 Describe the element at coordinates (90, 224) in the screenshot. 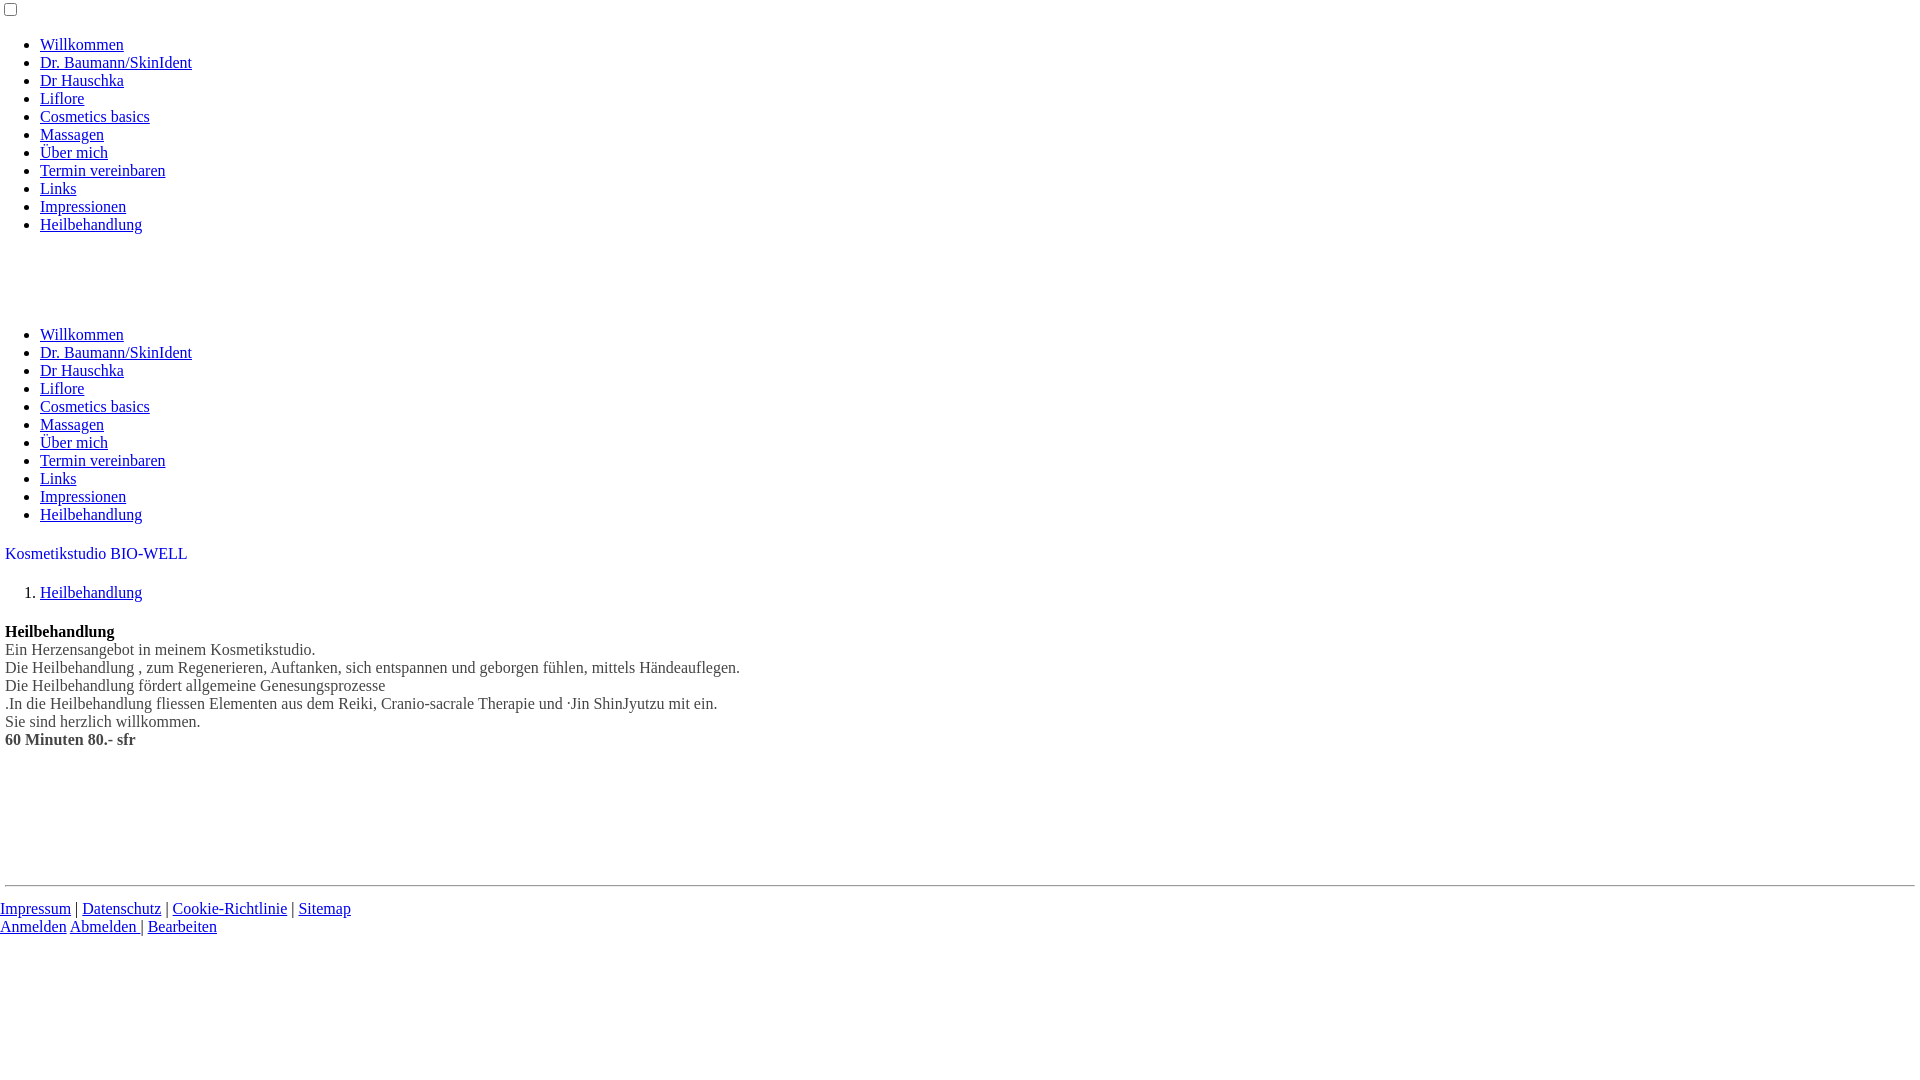

I see `'Heilbehandlung'` at that location.